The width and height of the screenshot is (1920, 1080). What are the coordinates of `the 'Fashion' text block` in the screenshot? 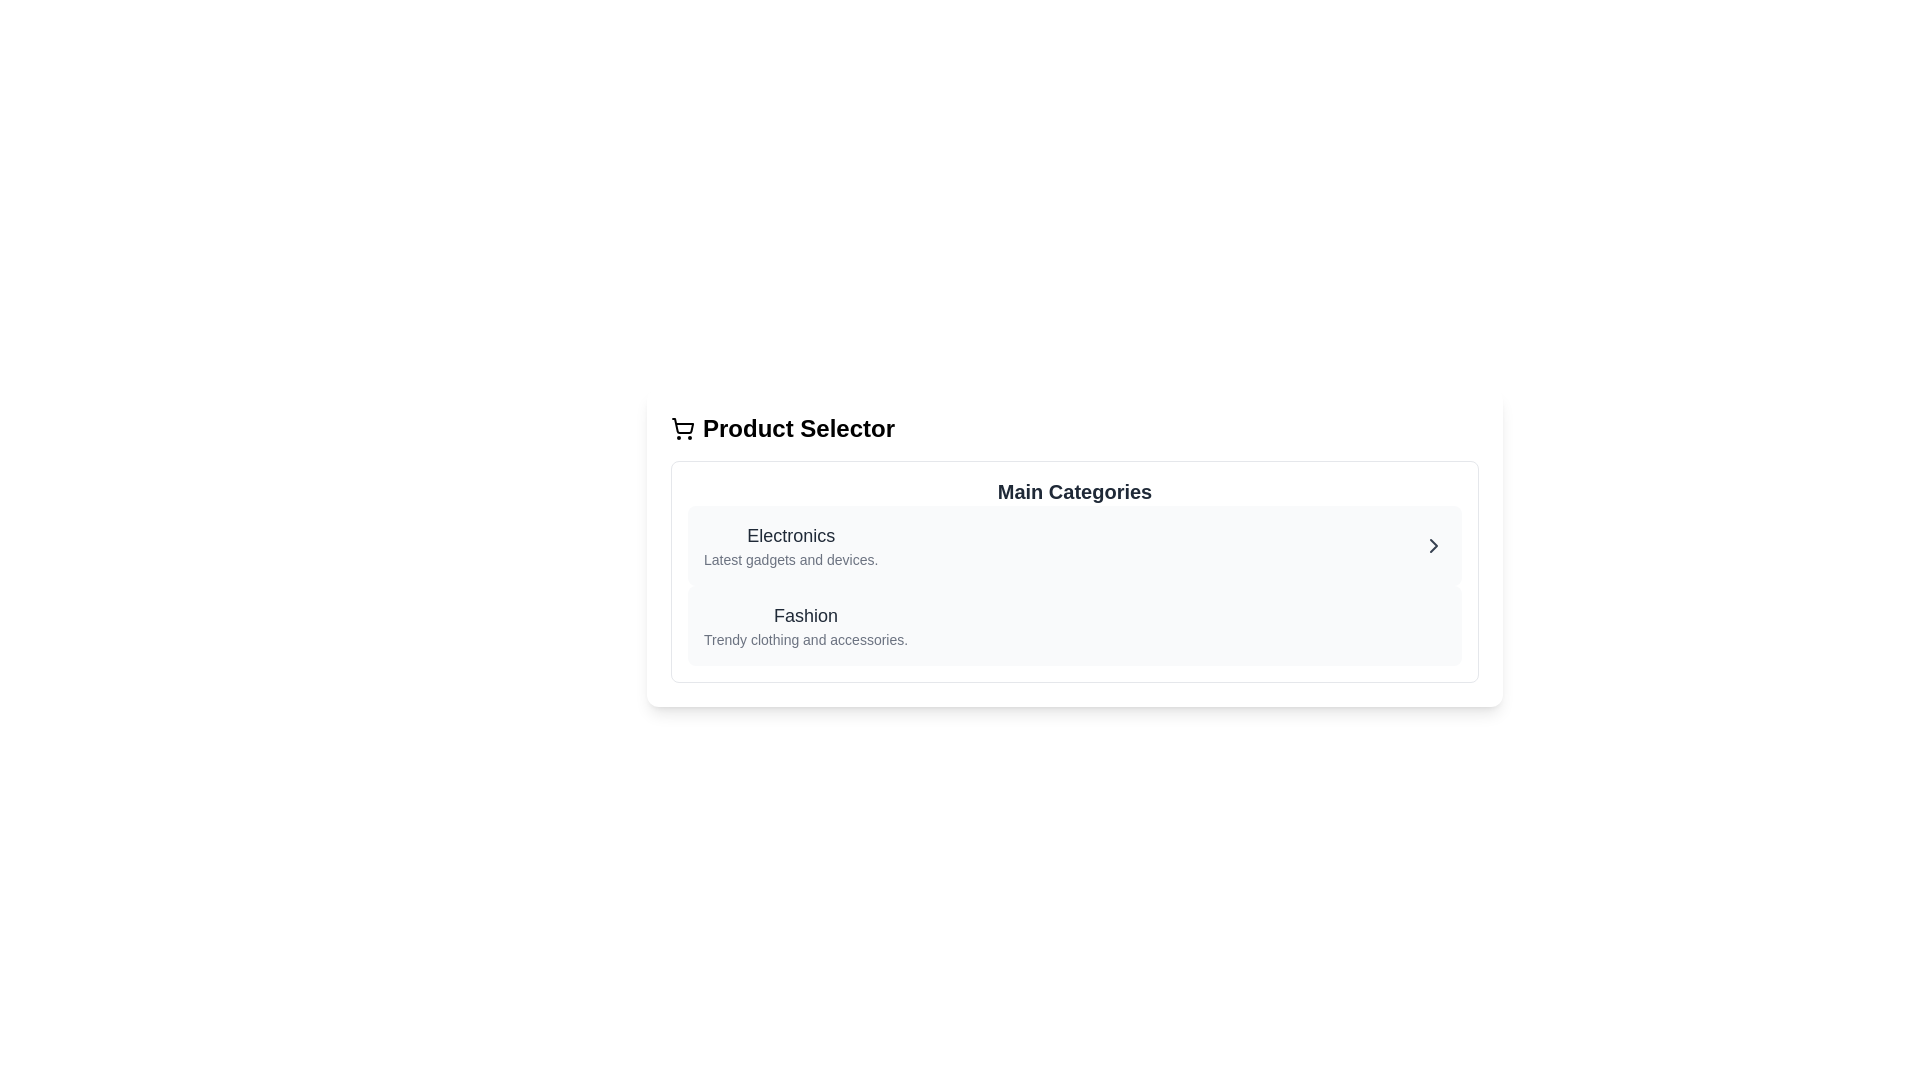 It's located at (806, 624).